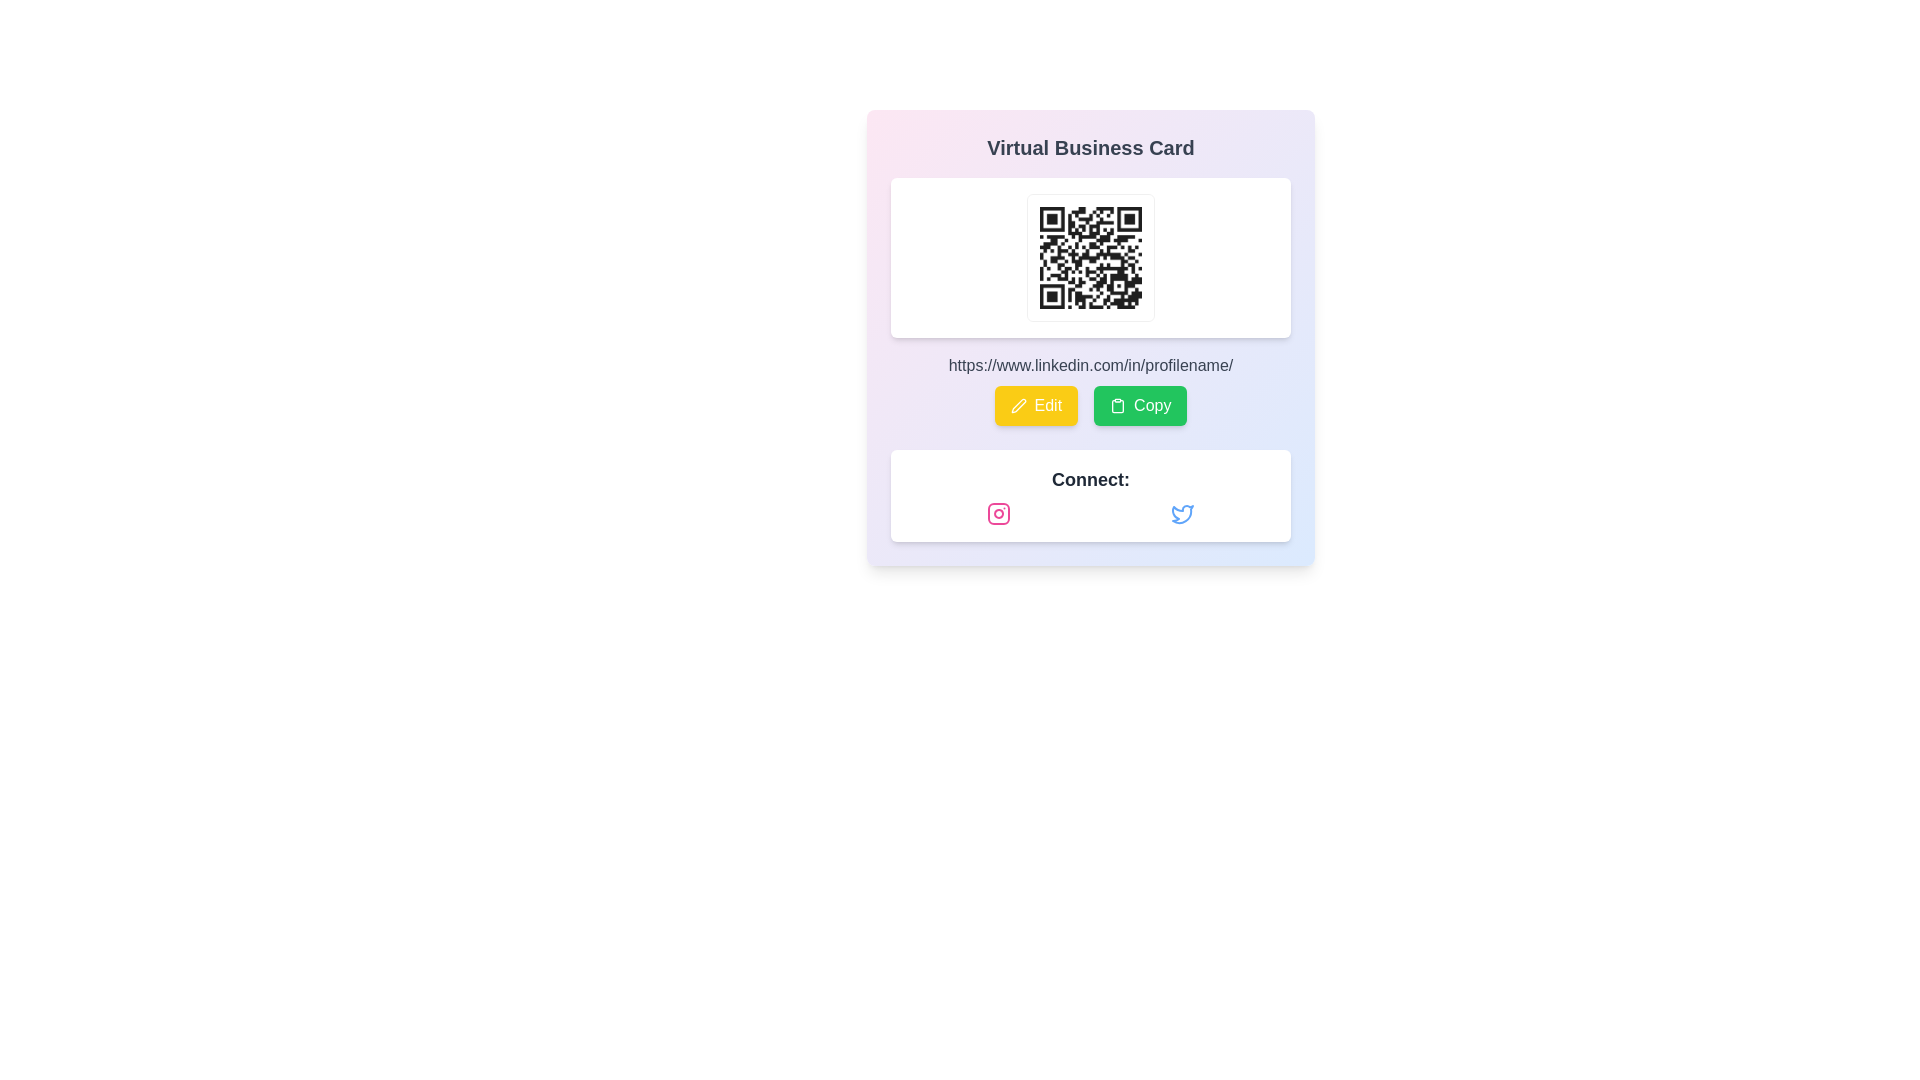 This screenshot has height=1080, width=1920. I want to click on the Instagram button located in the bottom section of the card interface under the 'Connect:' header to change its color, so click(998, 512).